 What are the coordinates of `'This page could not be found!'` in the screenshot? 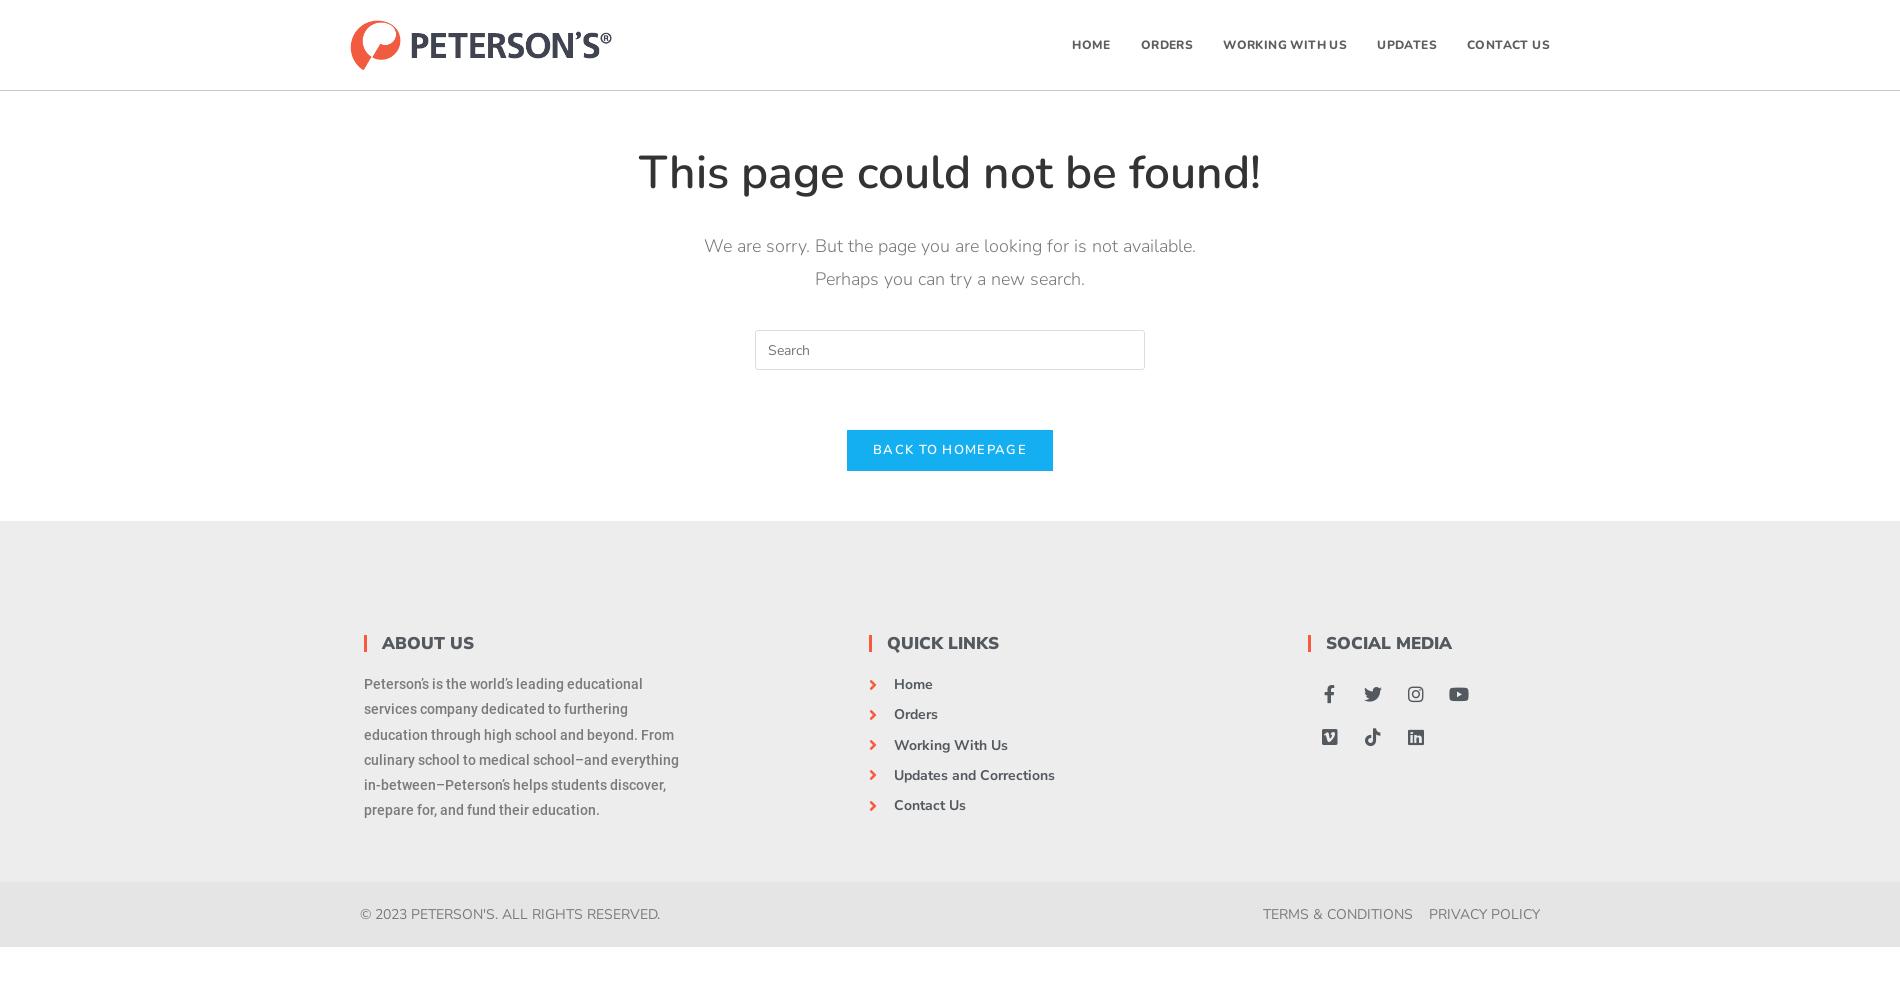 It's located at (950, 172).